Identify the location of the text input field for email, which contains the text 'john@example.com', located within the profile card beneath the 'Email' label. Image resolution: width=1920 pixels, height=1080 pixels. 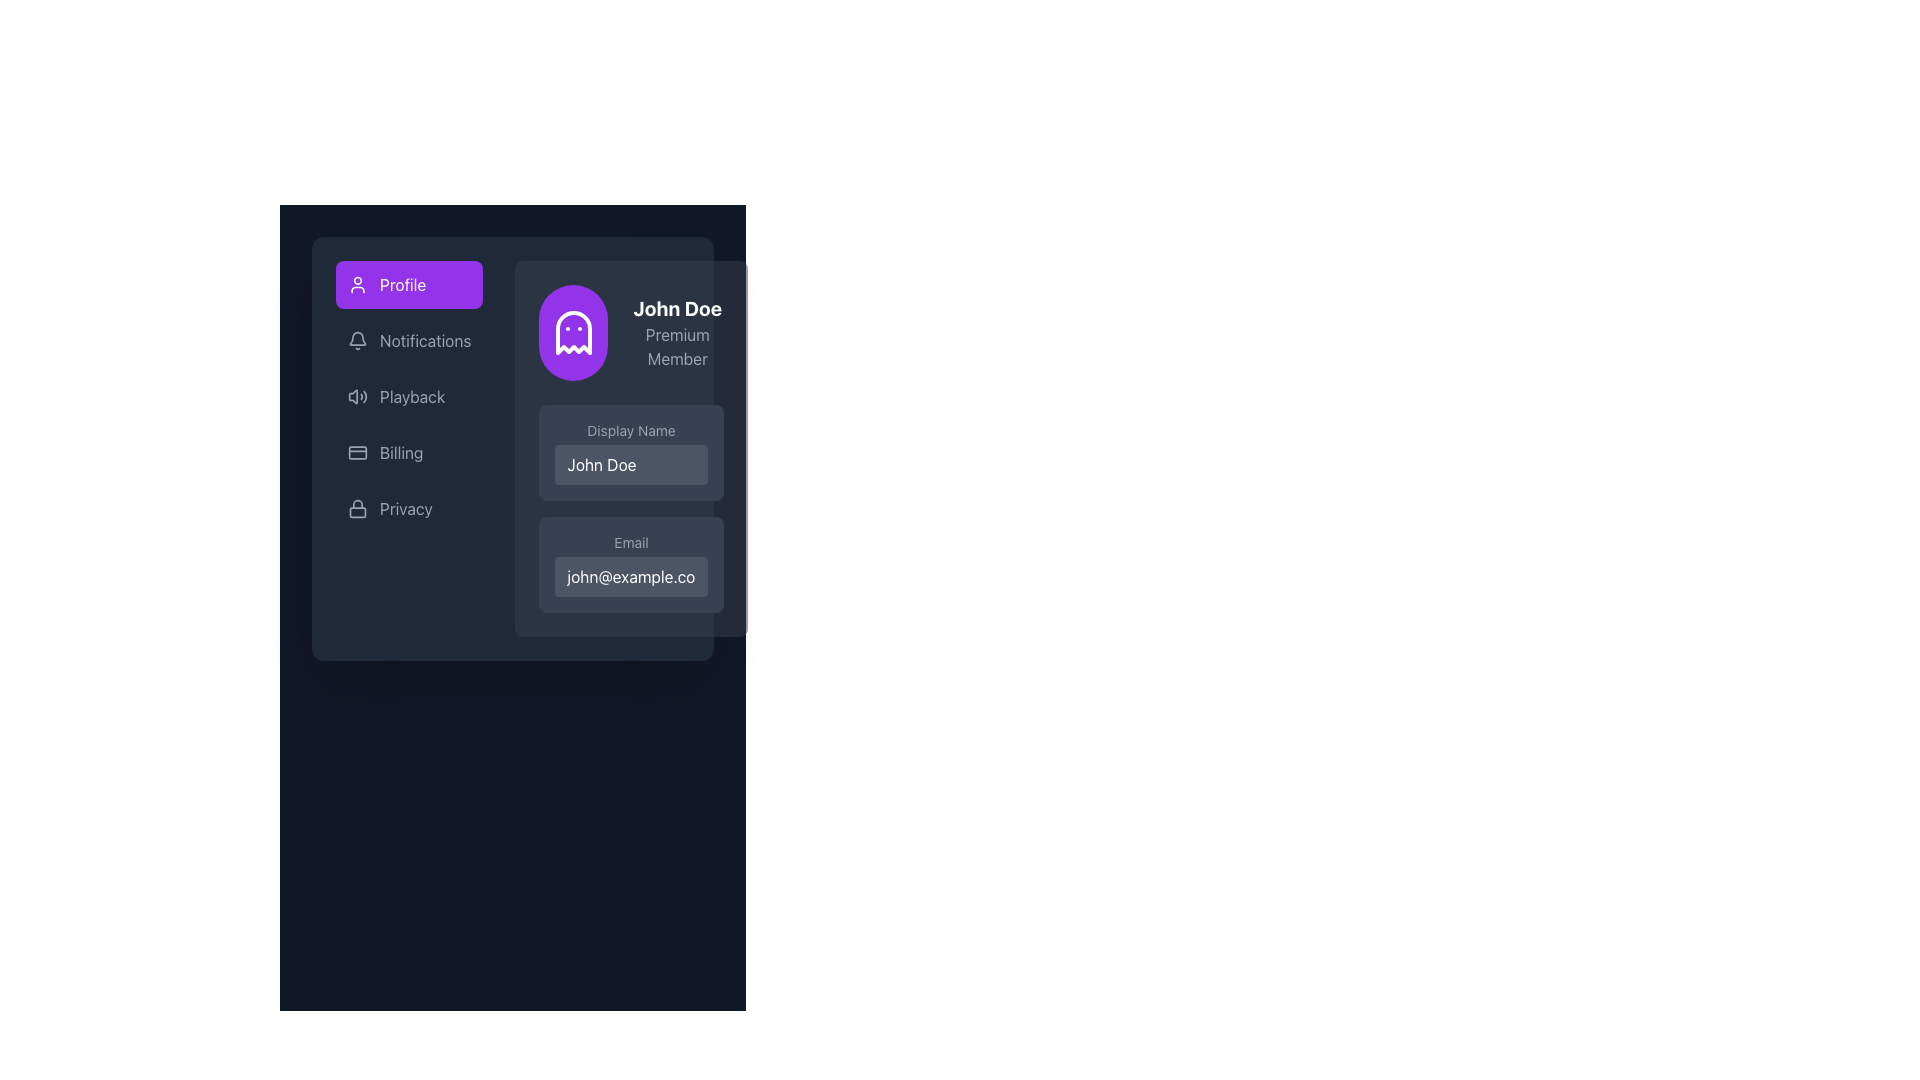
(630, 577).